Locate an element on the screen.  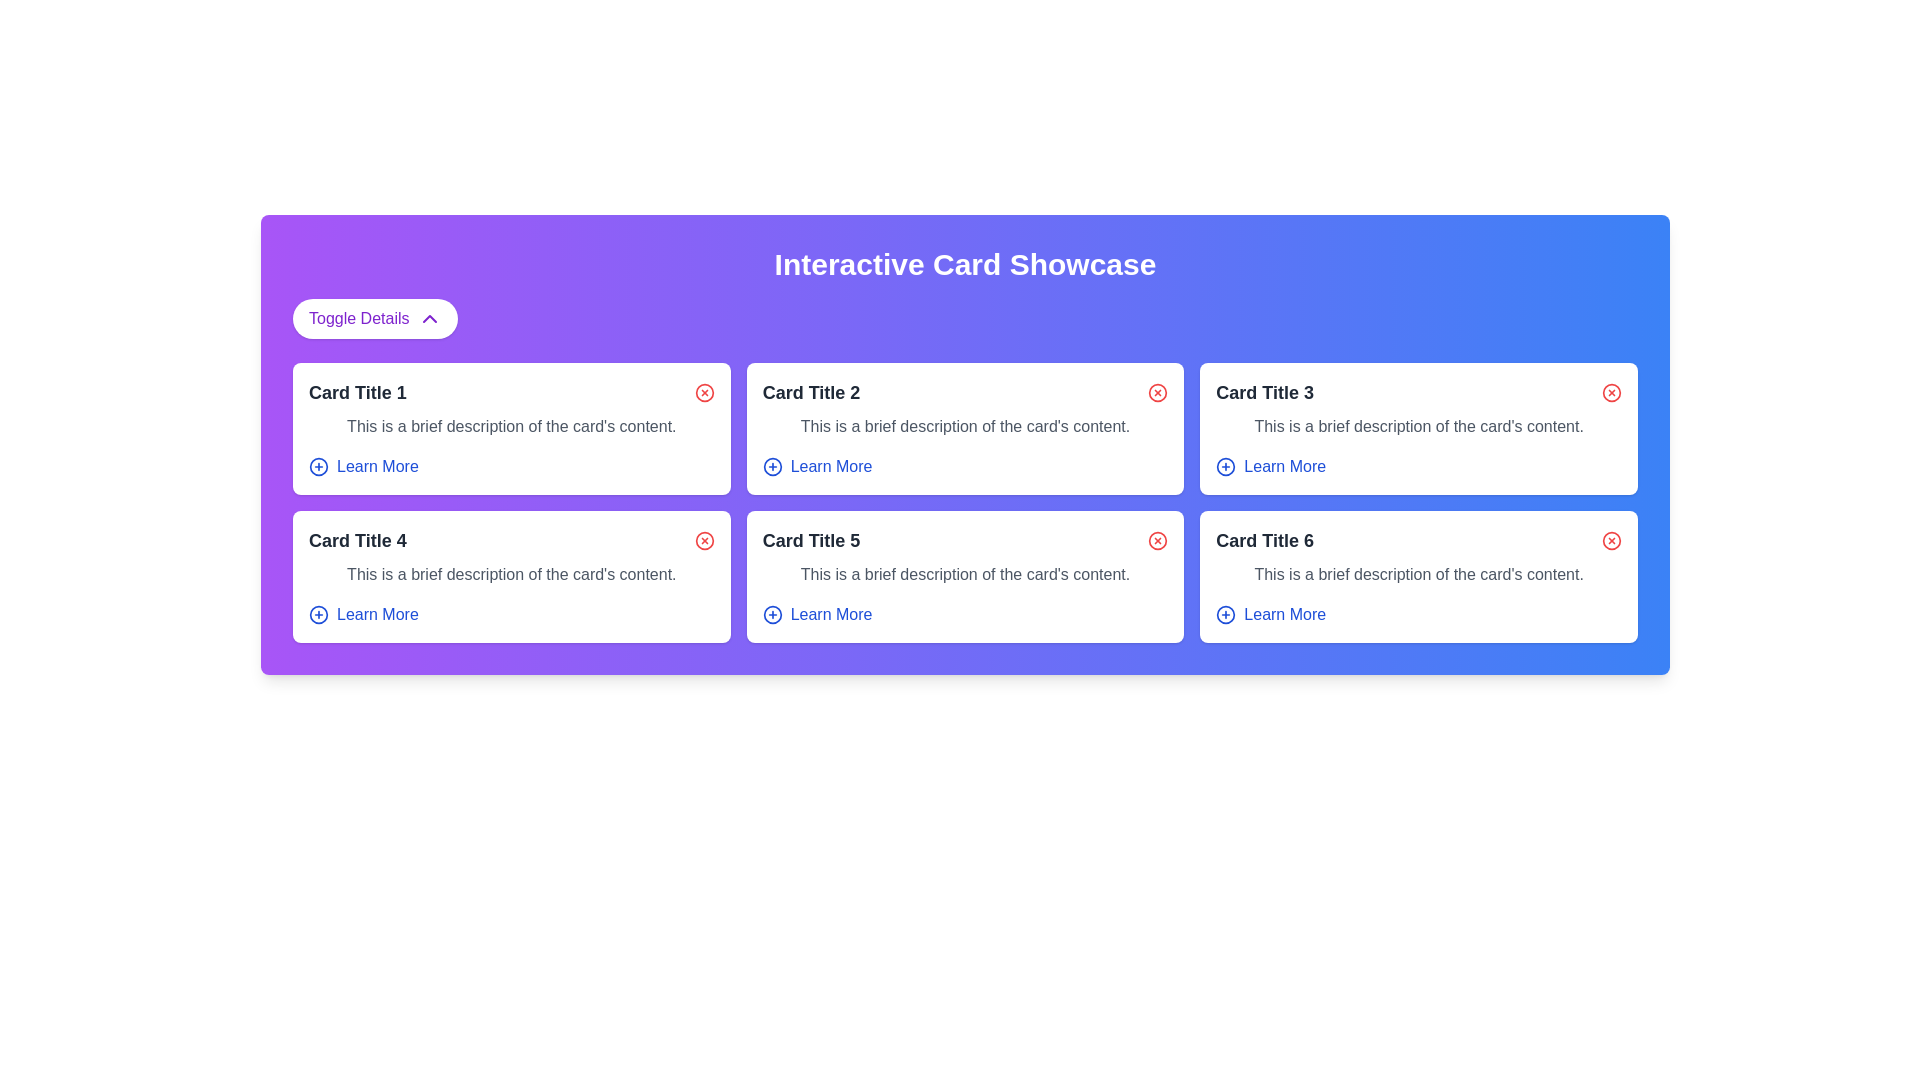
the decorative icon that signifies the expandable 'Learn More' feature located in 'Card Title 1' within the Interactive Card Showcase interface is located at coordinates (317, 466).